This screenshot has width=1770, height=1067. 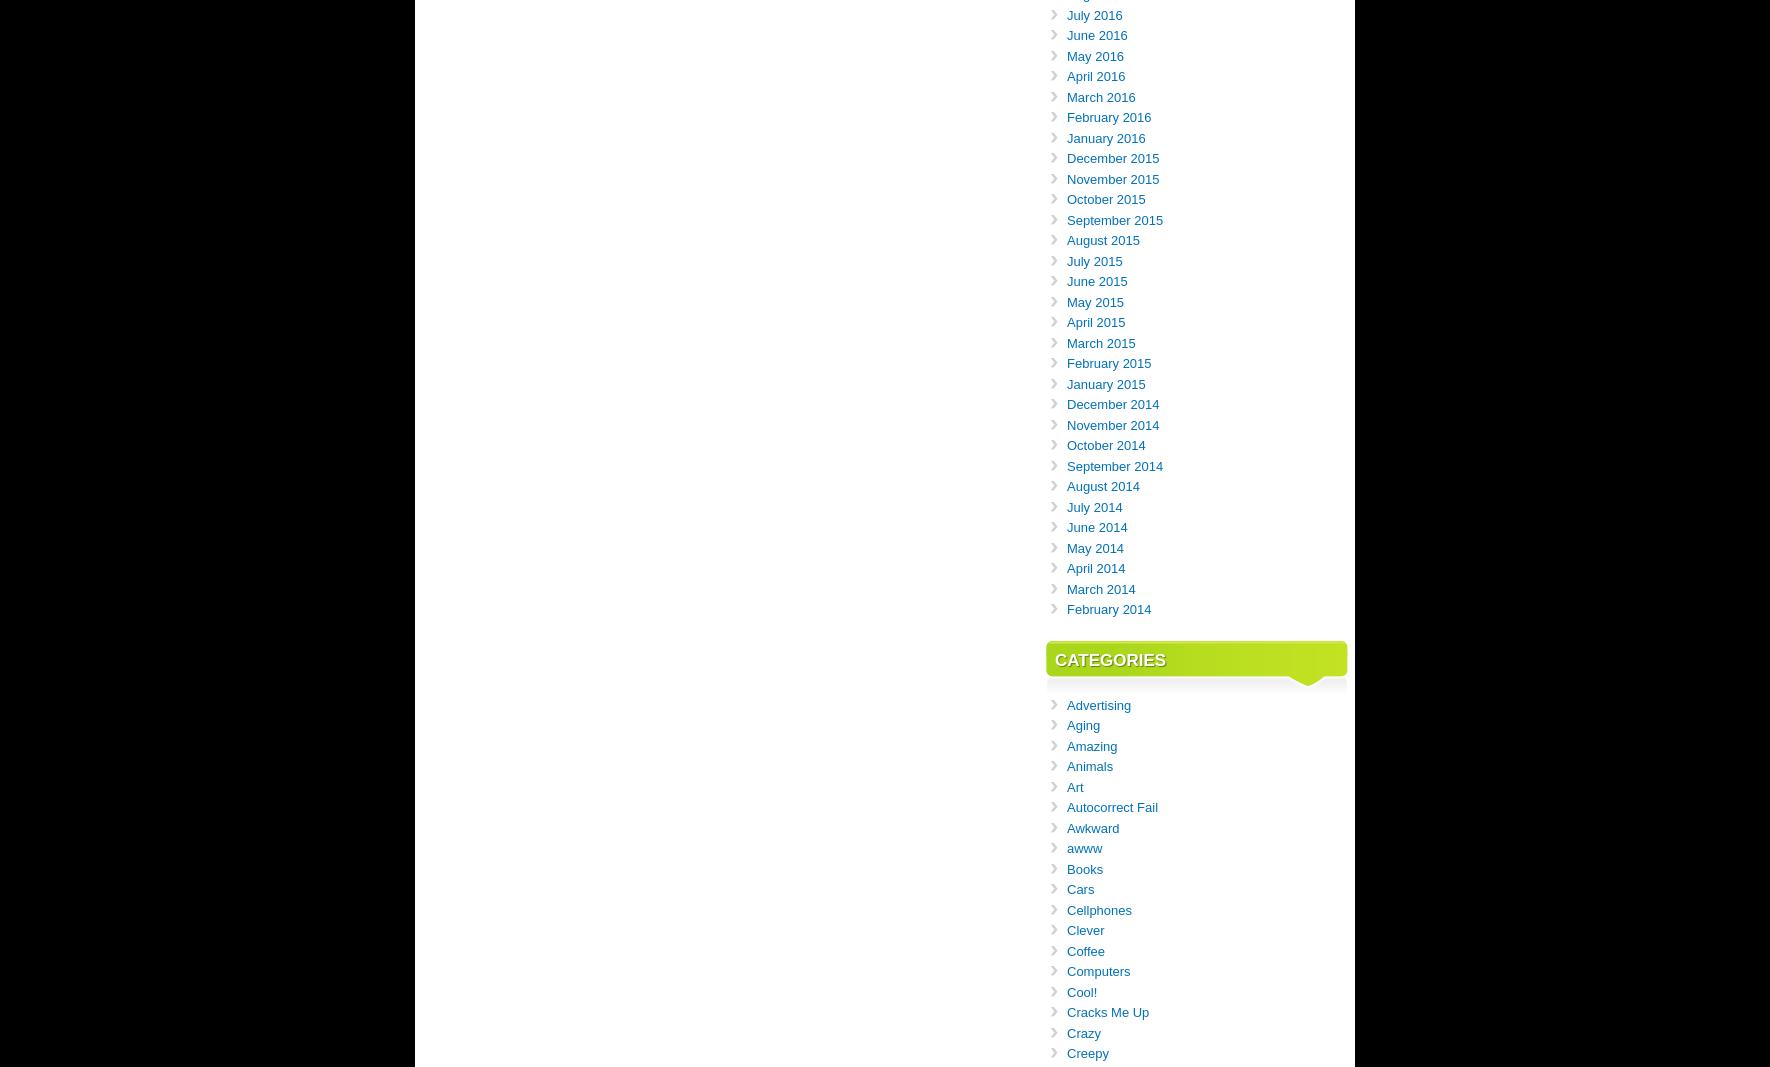 What do you see at coordinates (1106, 199) in the screenshot?
I see `'October 2015'` at bounding box center [1106, 199].